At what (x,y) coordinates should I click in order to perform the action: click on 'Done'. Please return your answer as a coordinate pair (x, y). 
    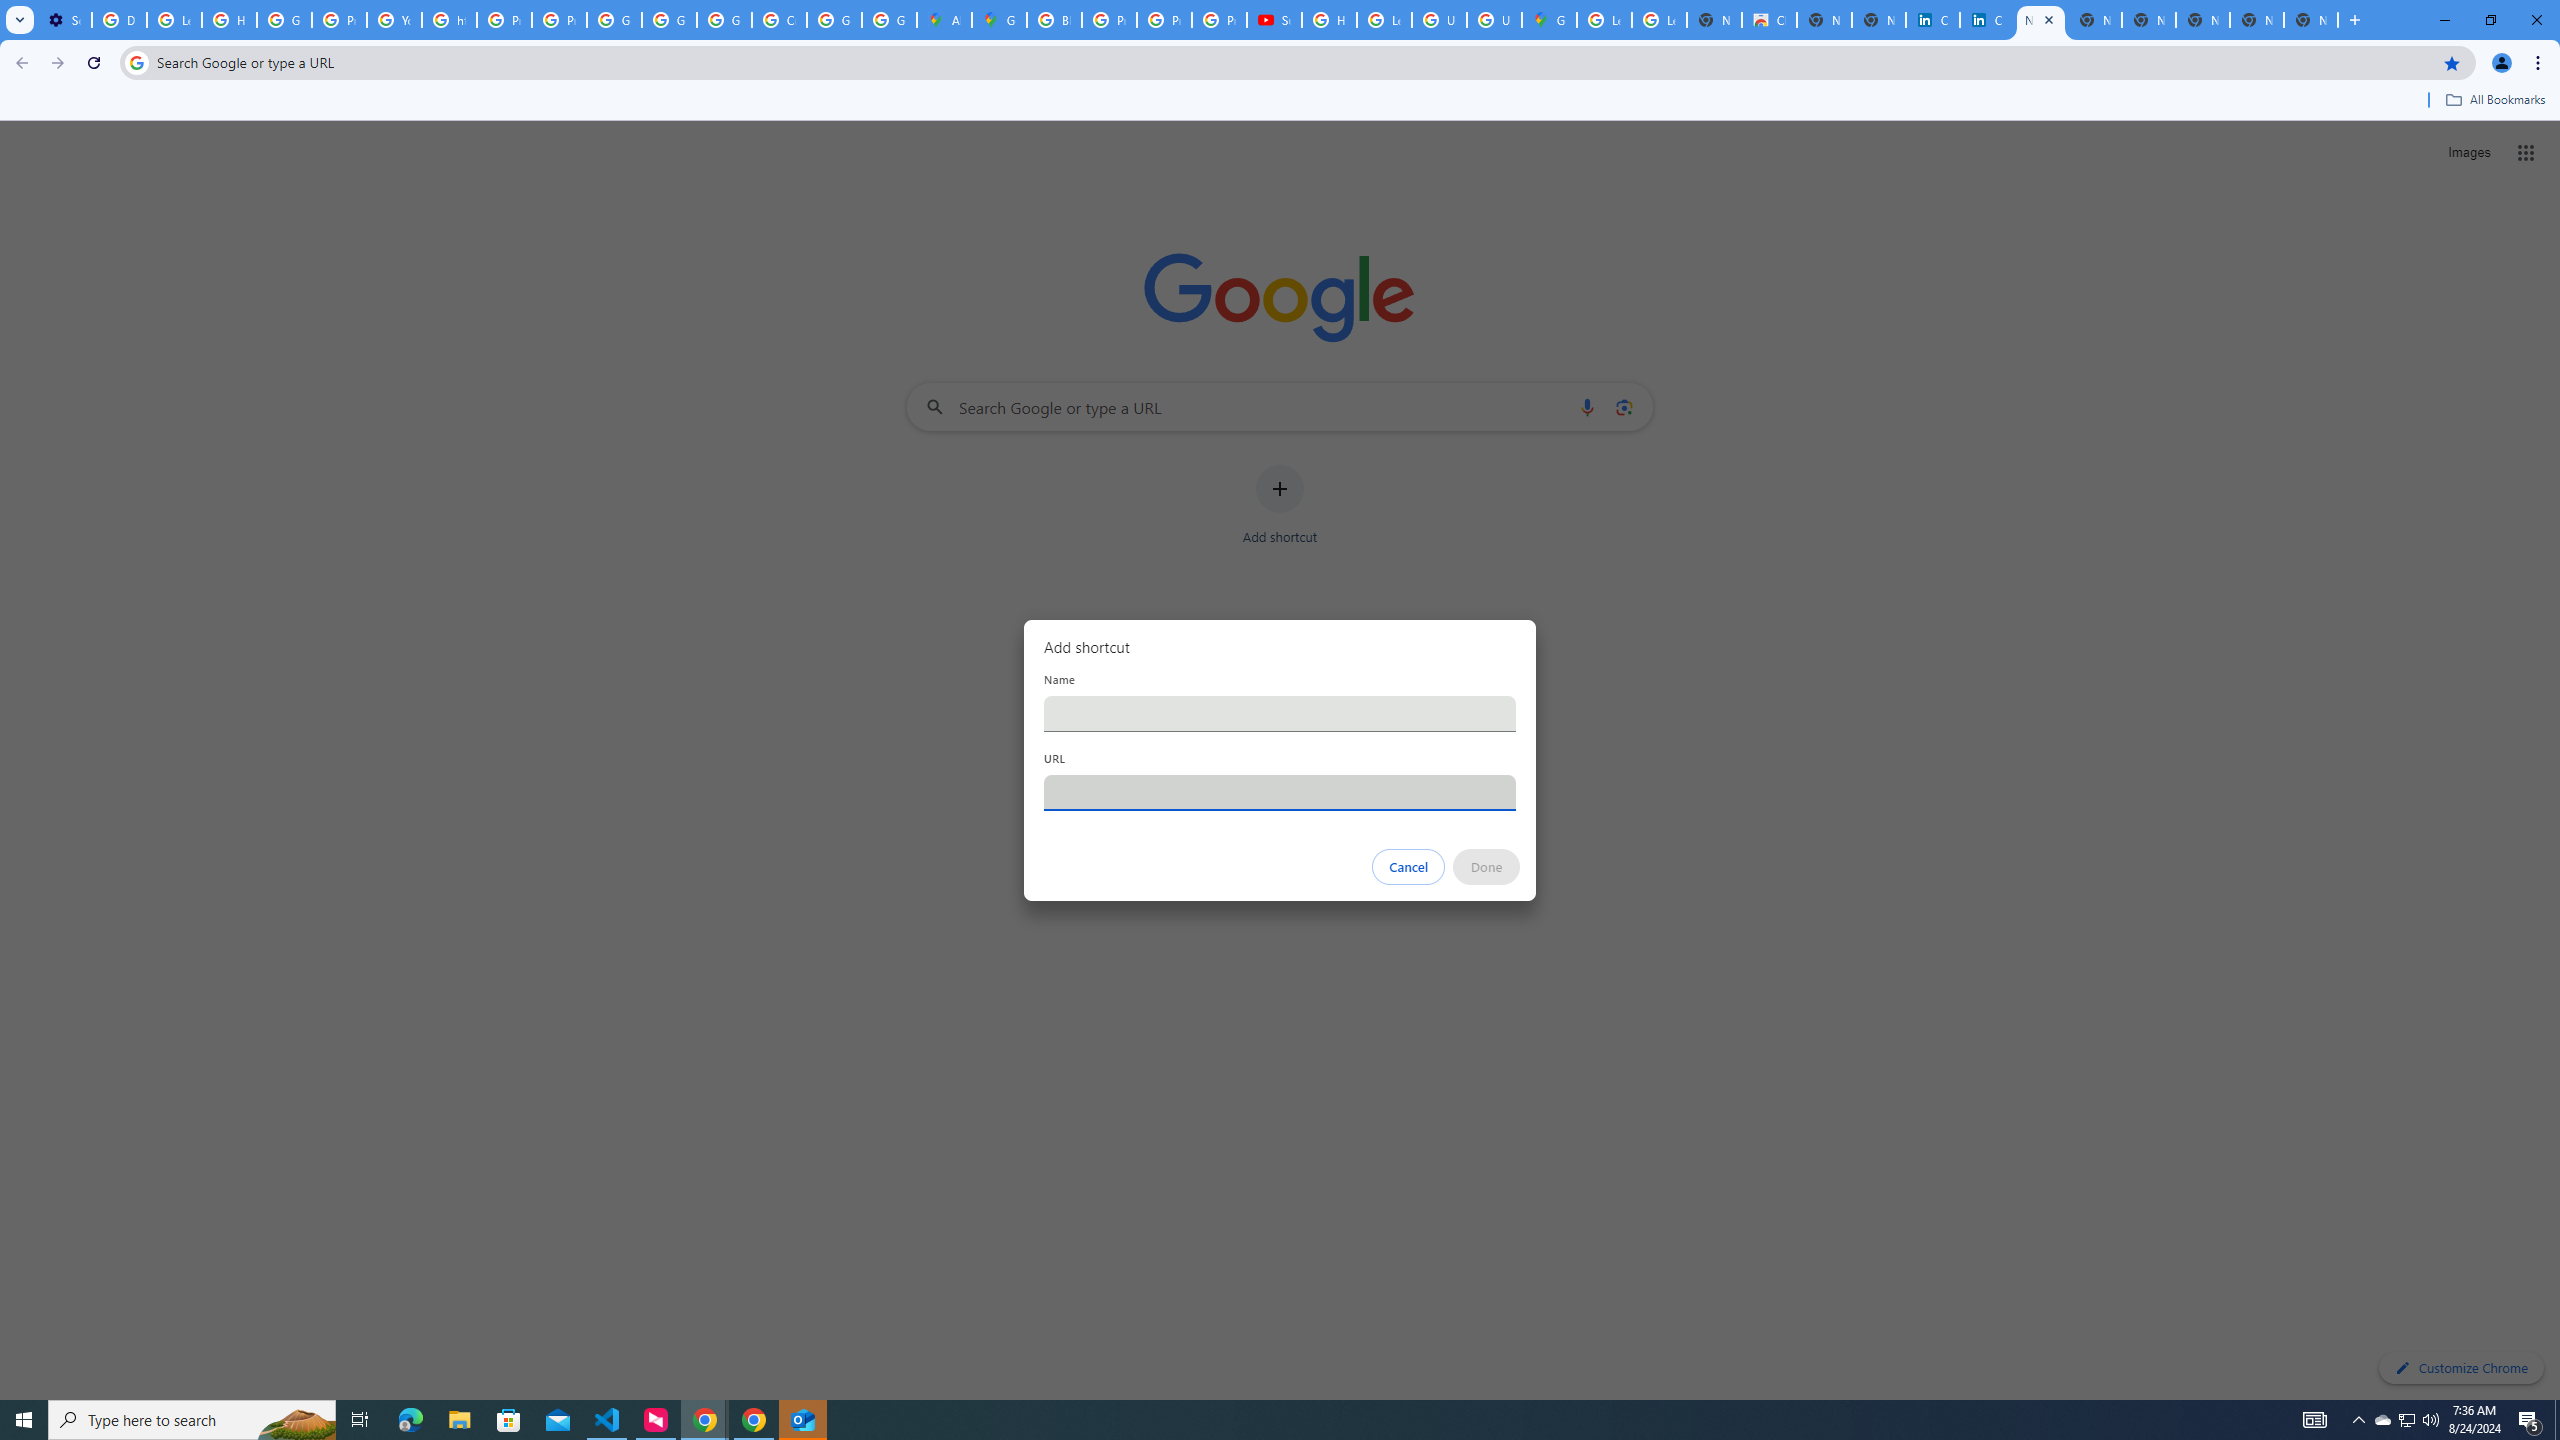
    Looking at the image, I should click on (1487, 866).